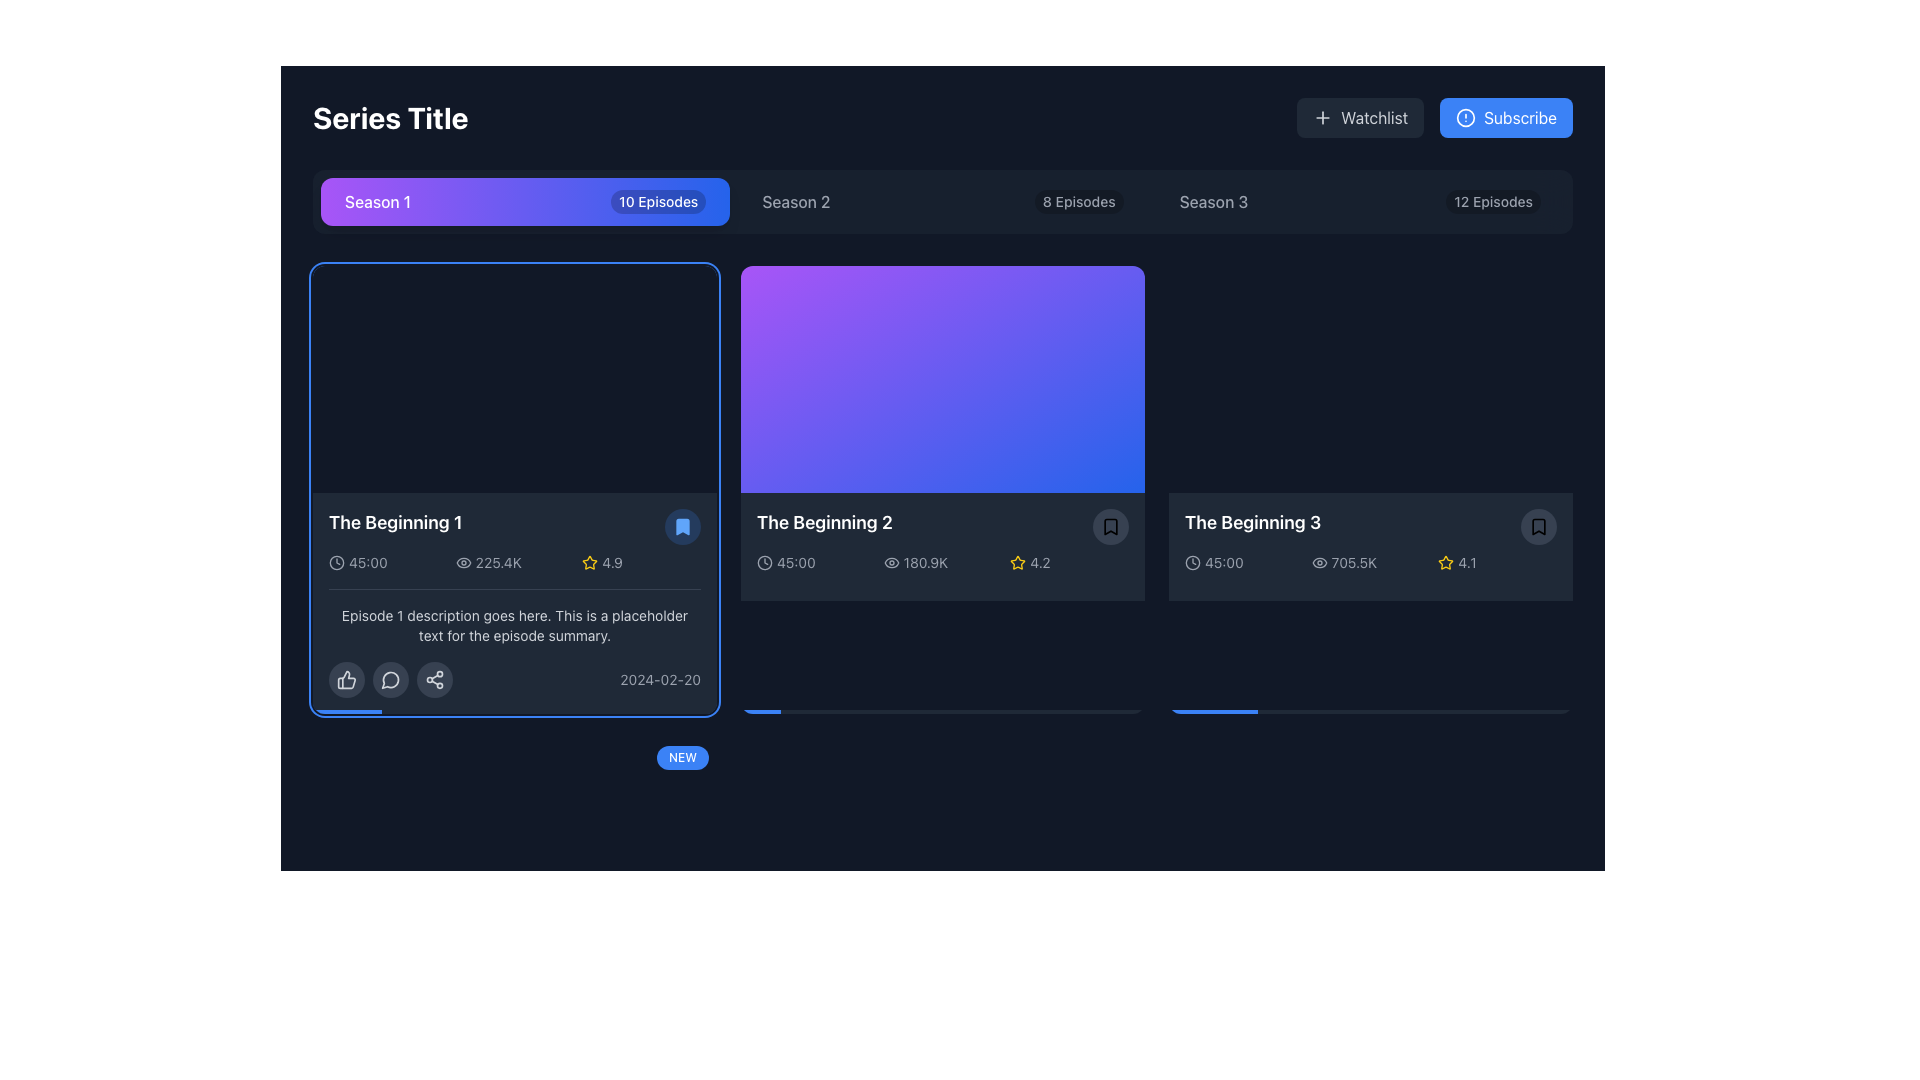  What do you see at coordinates (890, 563) in the screenshot?
I see `the views metric icon located to the left of the text '180.9K' within the metadata section of 'The Beginning 2' card` at bounding box center [890, 563].